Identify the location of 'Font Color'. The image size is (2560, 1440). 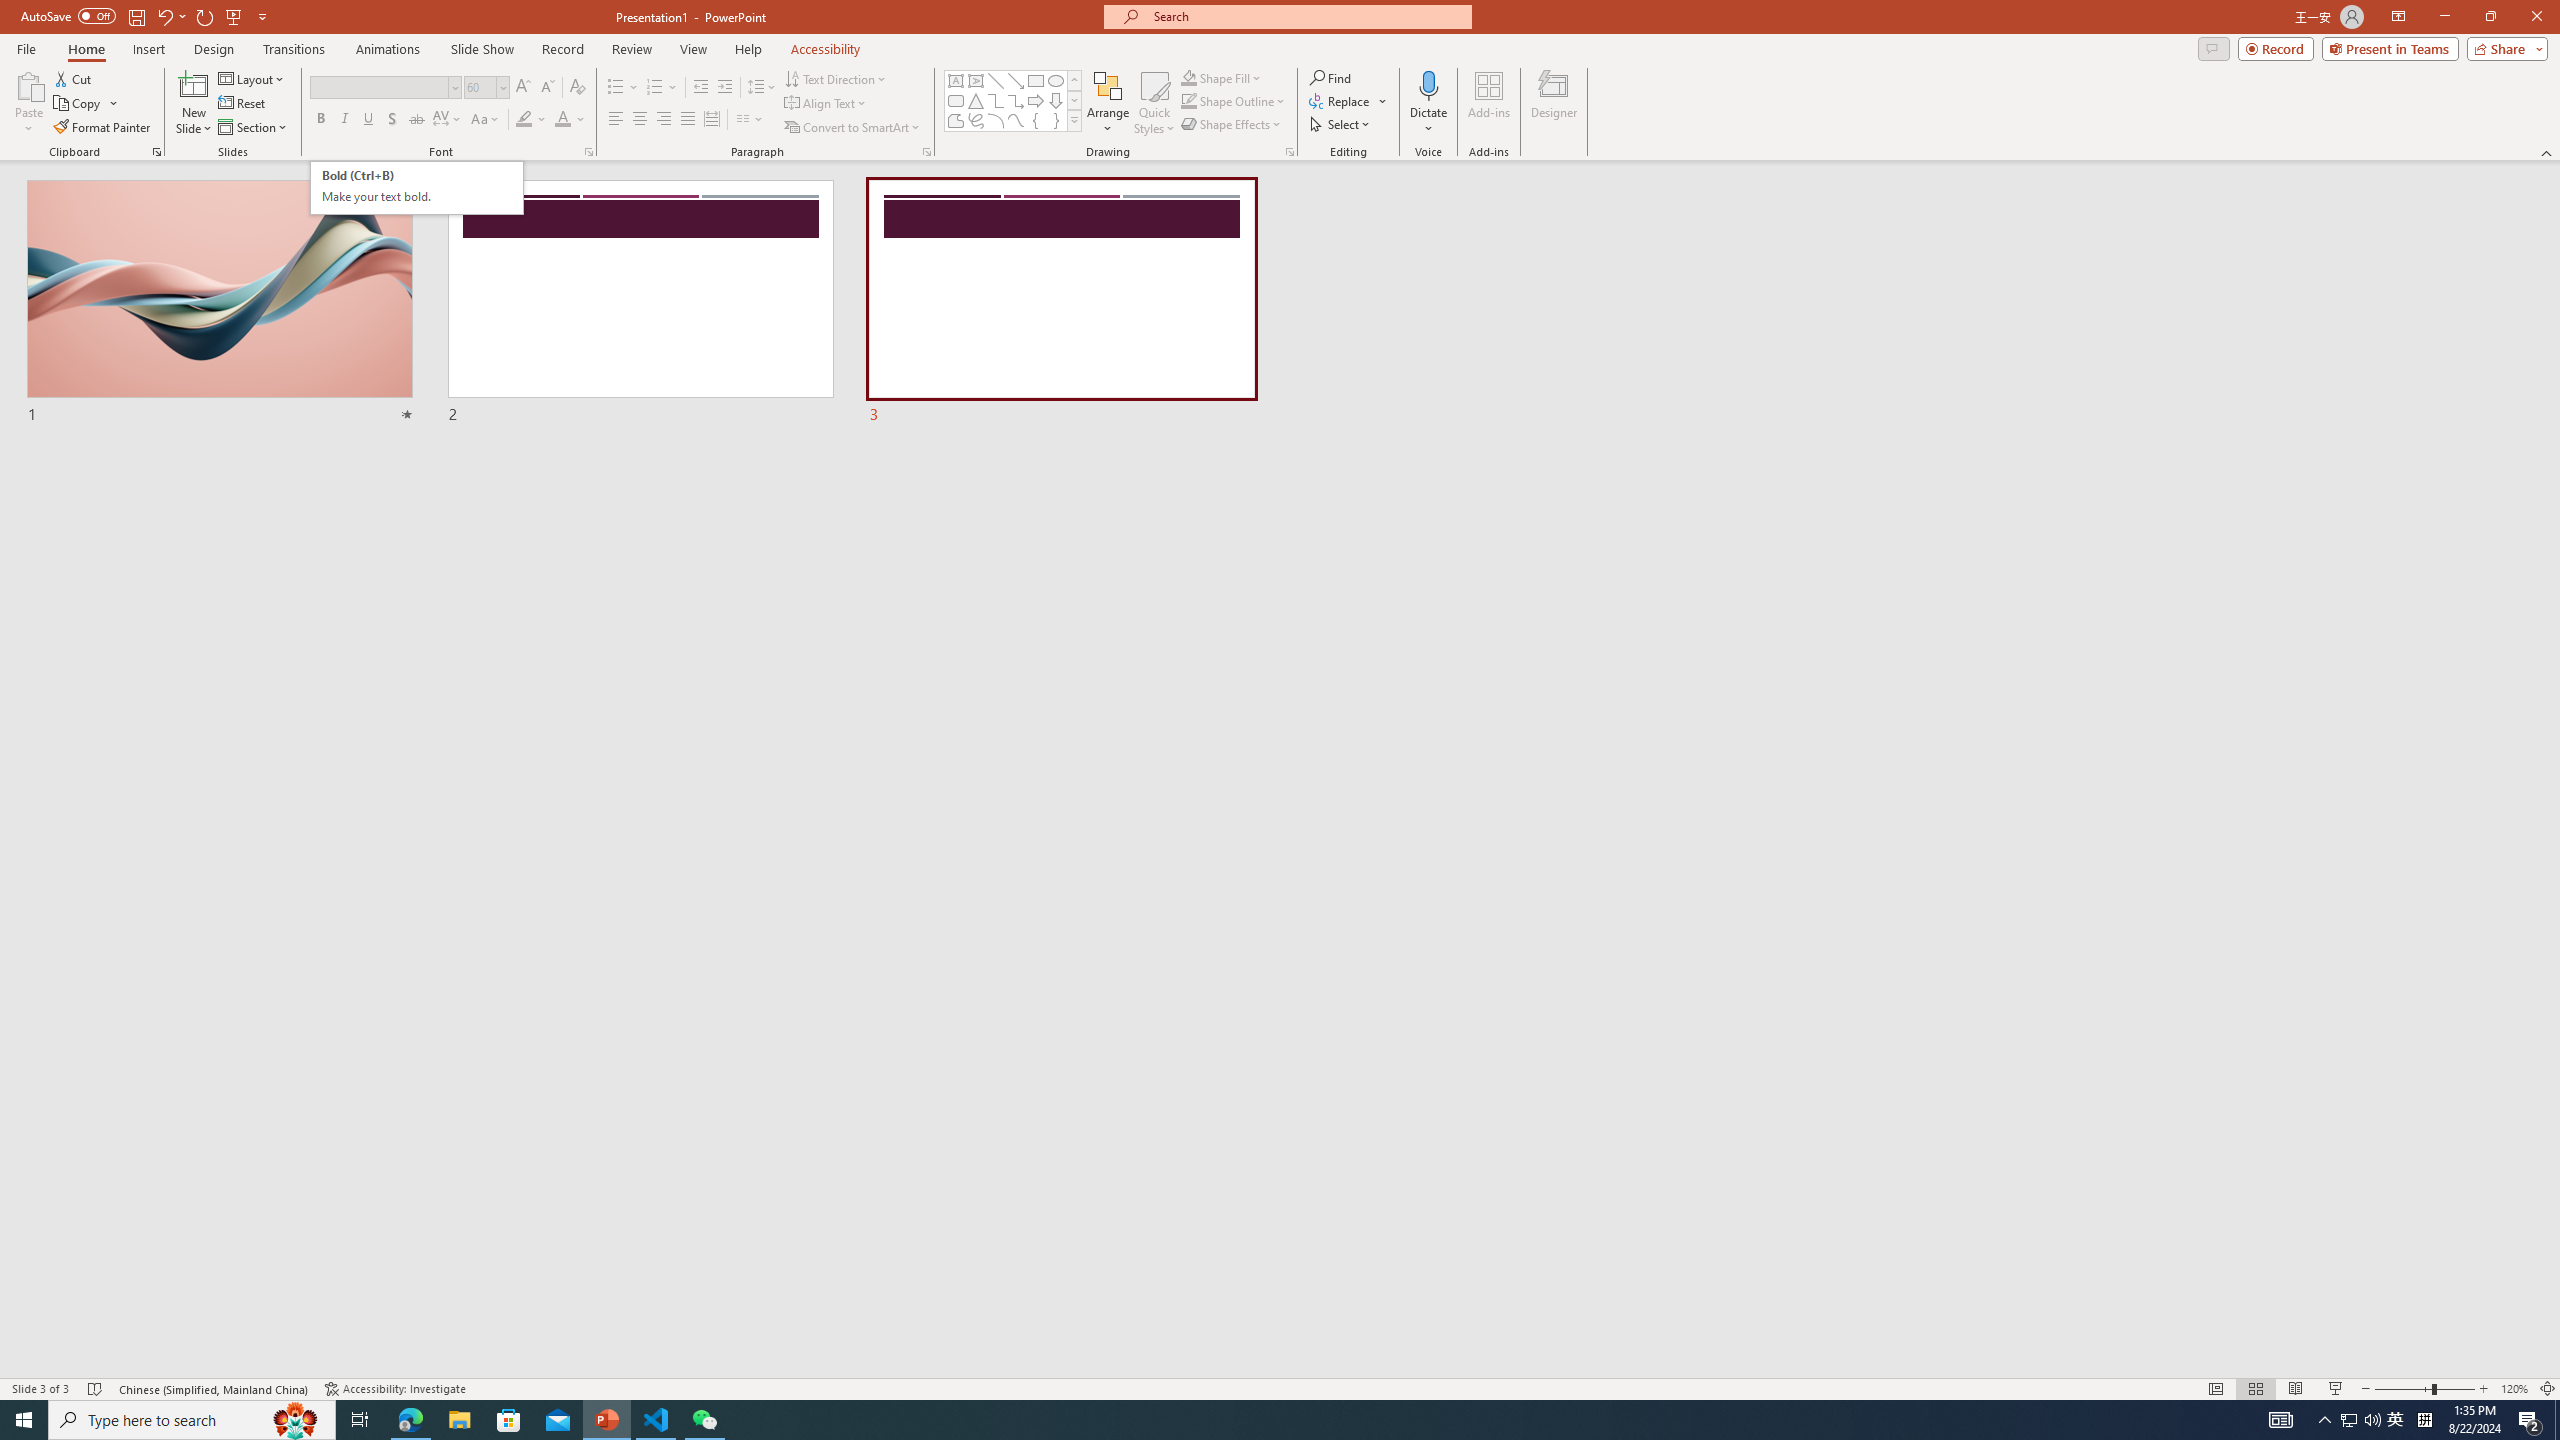
(570, 118).